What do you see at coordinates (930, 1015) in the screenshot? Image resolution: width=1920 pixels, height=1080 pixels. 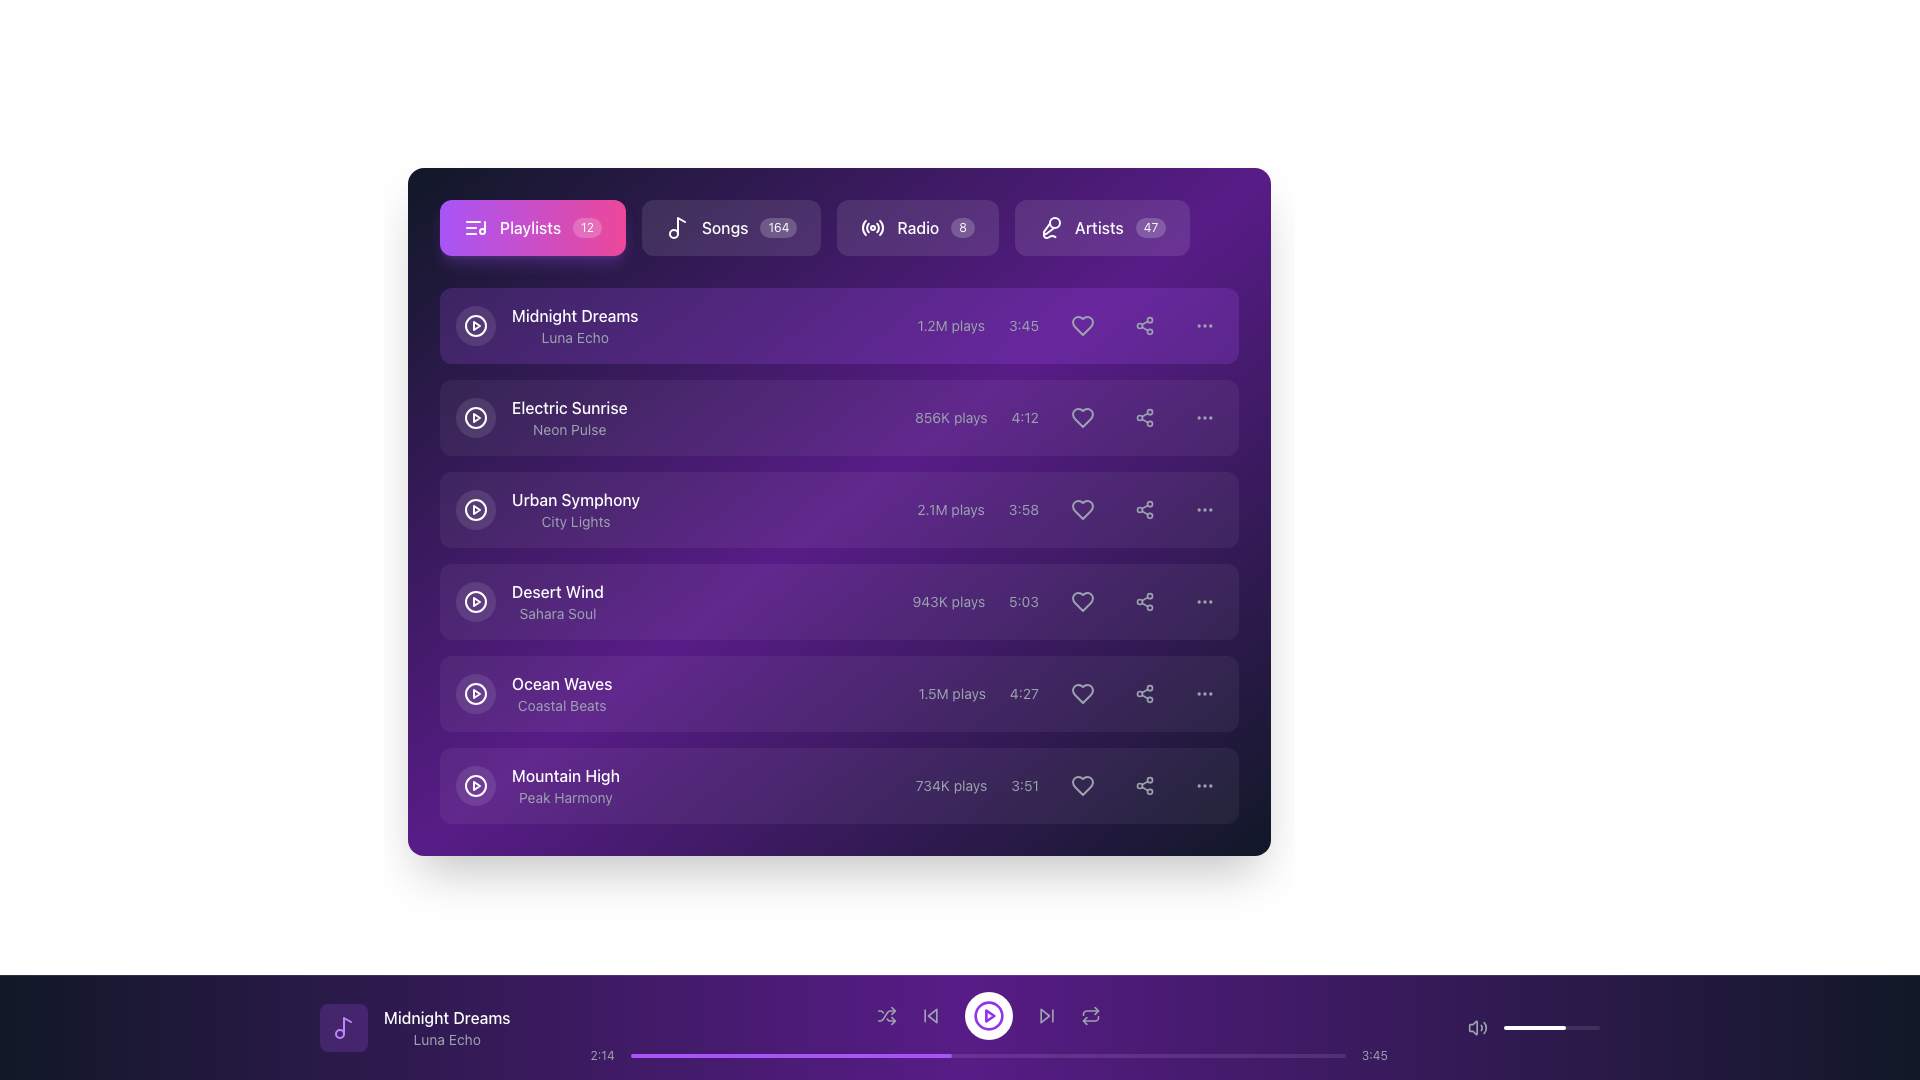 I see `the 'skip back' button located in the bottom control panel of the music player interface, which is the second button from the left, to skip to the previous track` at bounding box center [930, 1015].